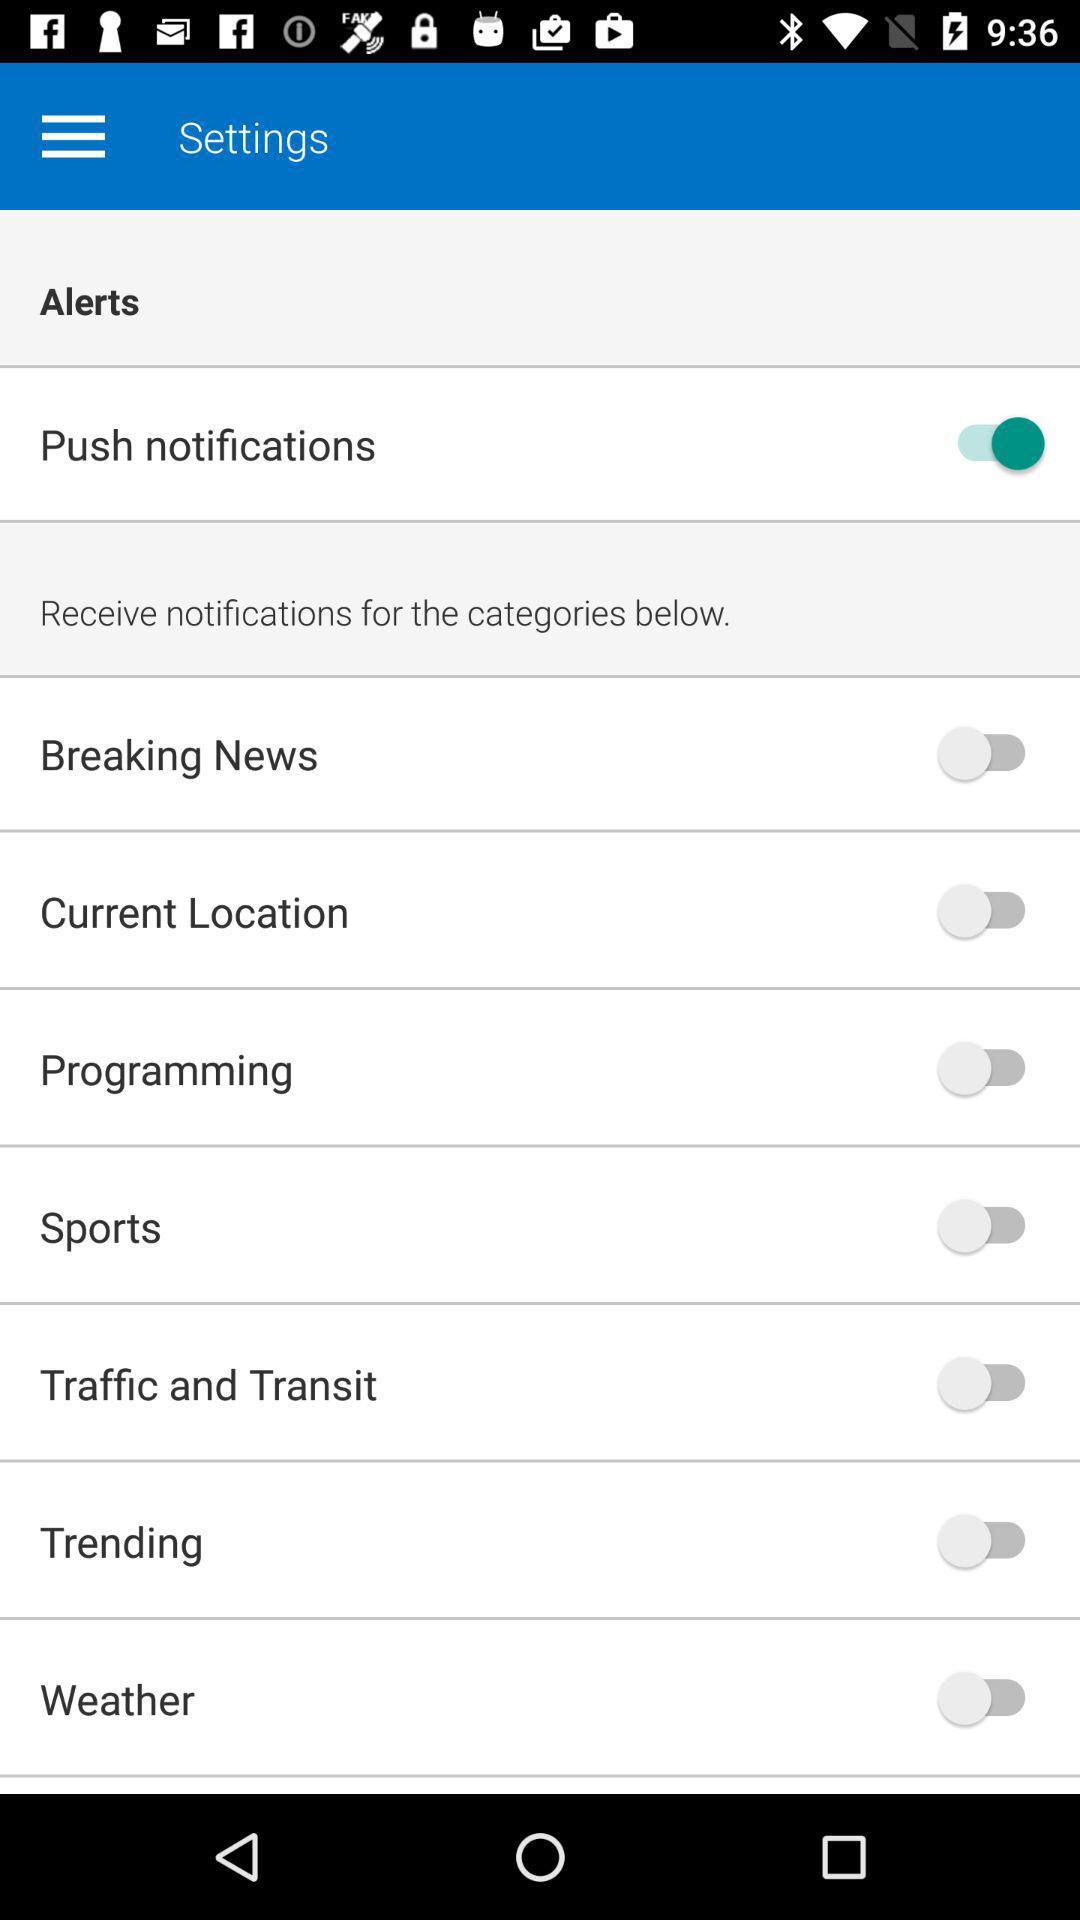 This screenshot has width=1080, height=1920. What do you see at coordinates (991, 1067) in the screenshot?
I see `programming notifications` at bounding box center [991, 1067].